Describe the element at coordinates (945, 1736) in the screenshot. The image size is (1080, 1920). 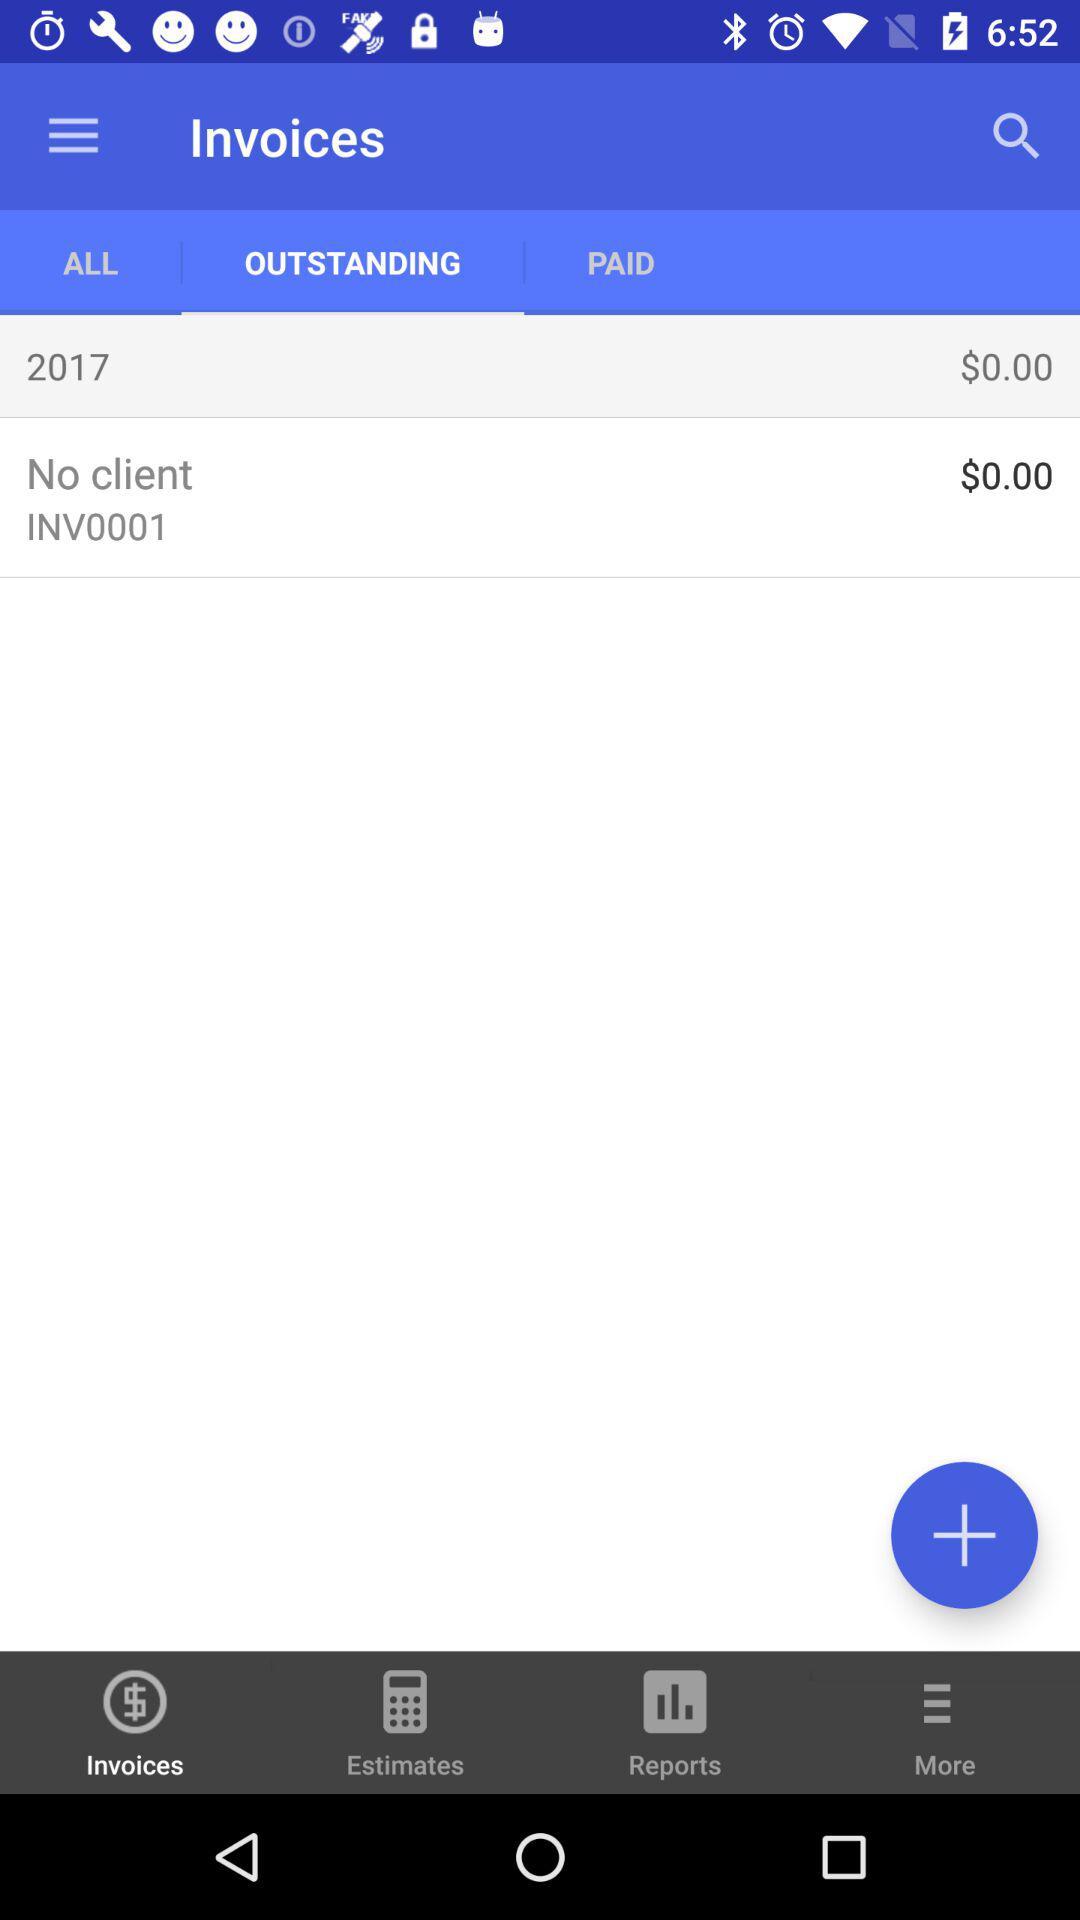
I see `more icon` at that location.